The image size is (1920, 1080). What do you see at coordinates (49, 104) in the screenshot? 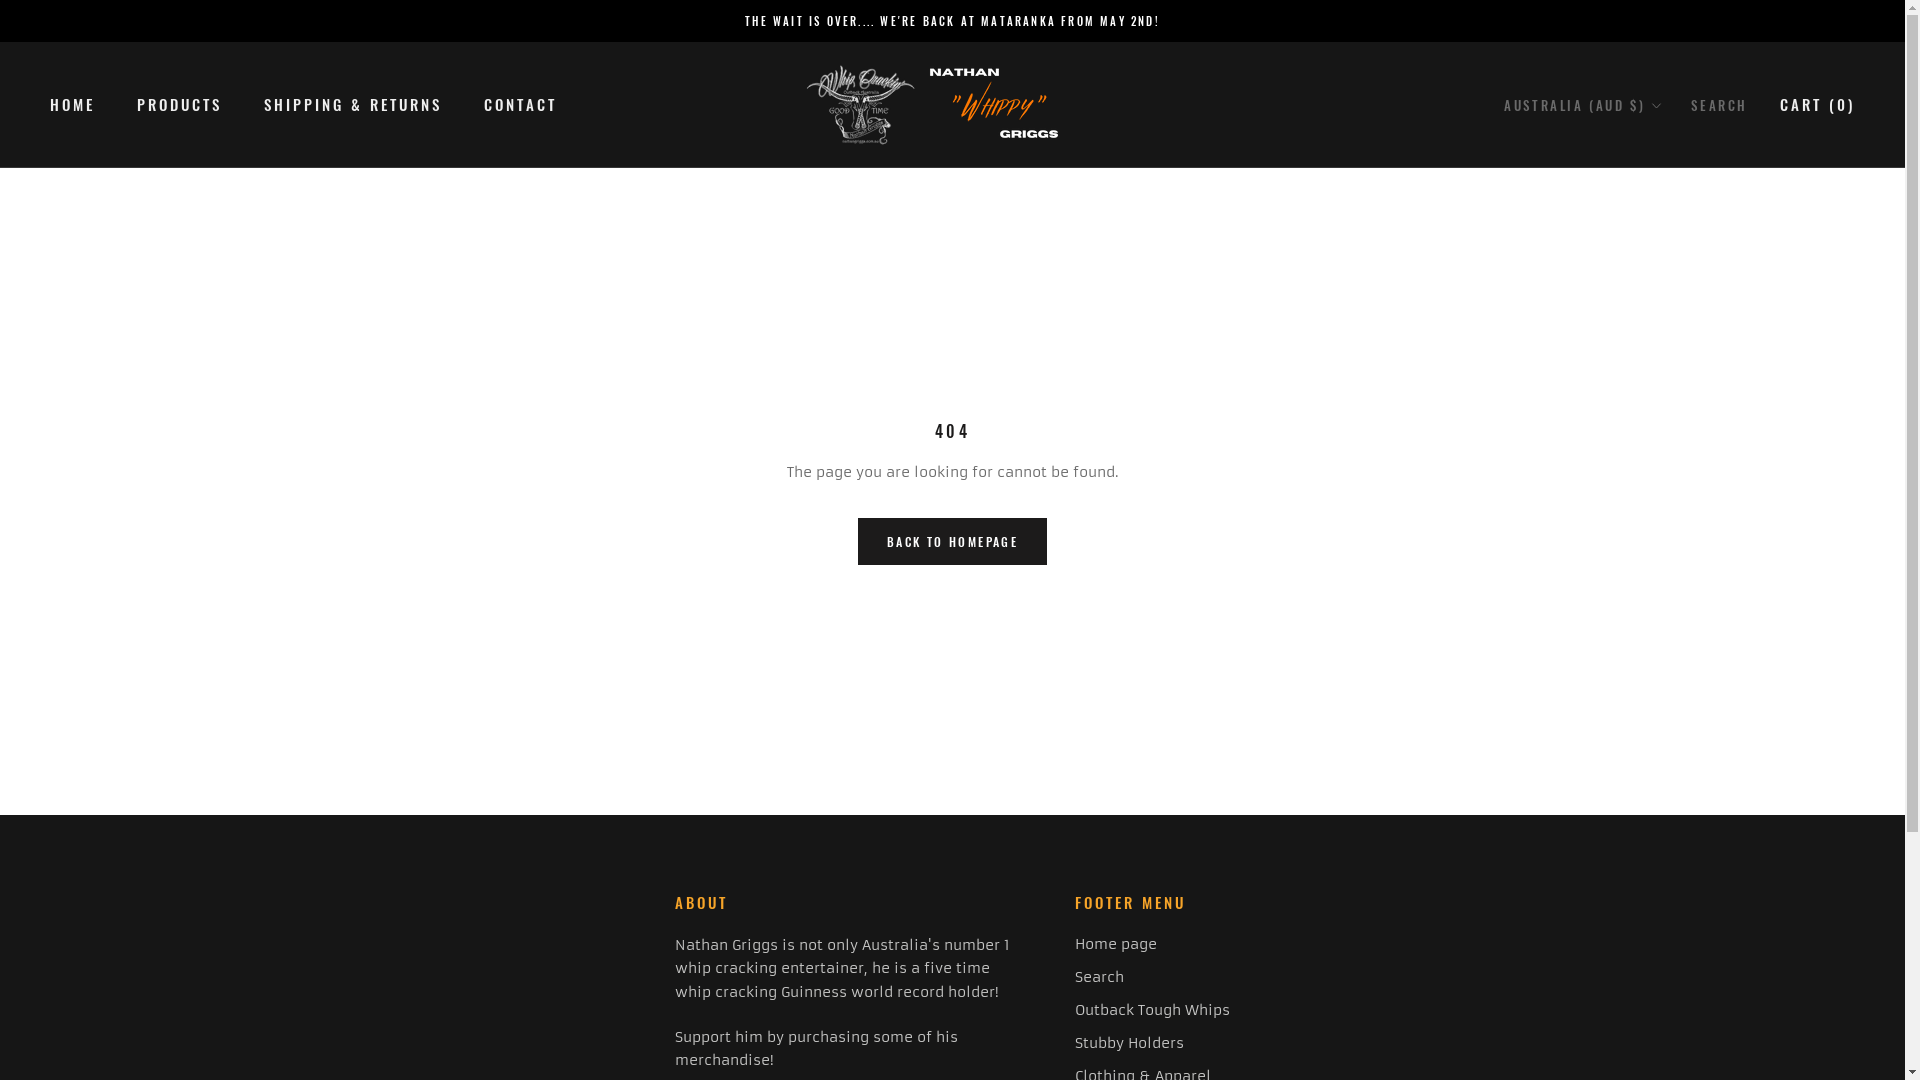
I see `'HOME` at bounding box center [49, 104].